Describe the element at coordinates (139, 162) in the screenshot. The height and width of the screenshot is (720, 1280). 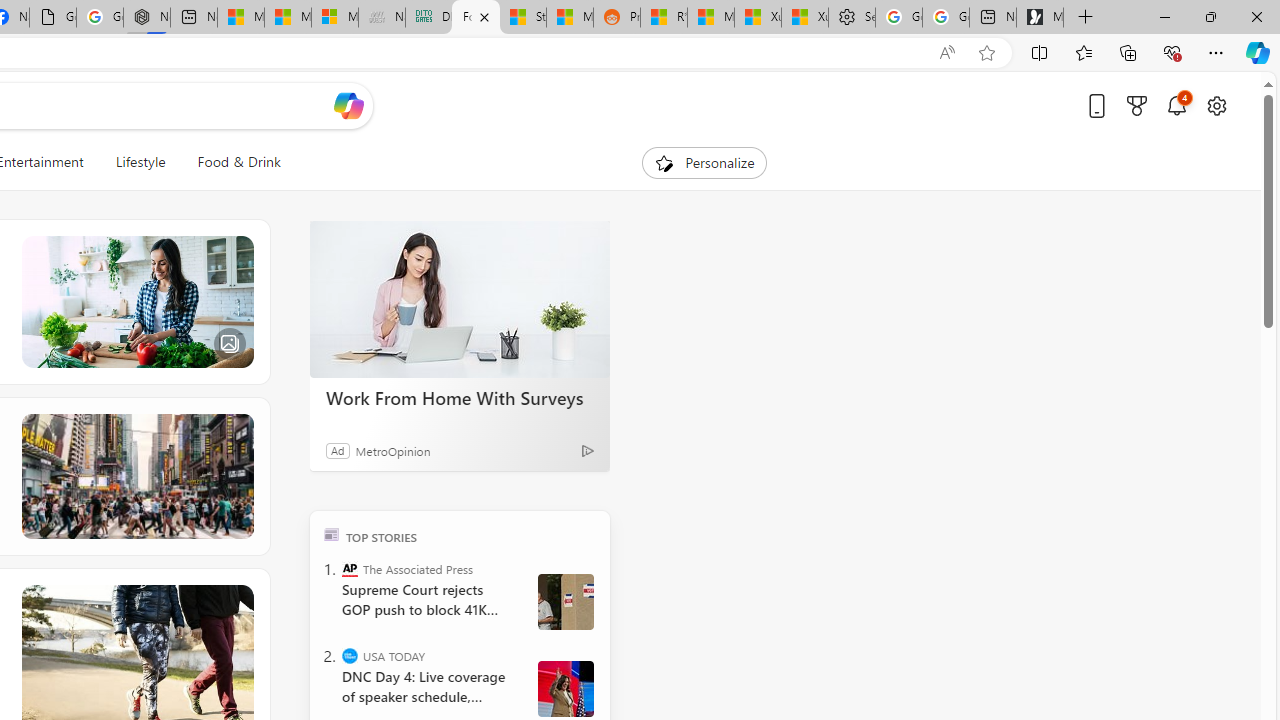
I see `'Lifestyle'` at that location.